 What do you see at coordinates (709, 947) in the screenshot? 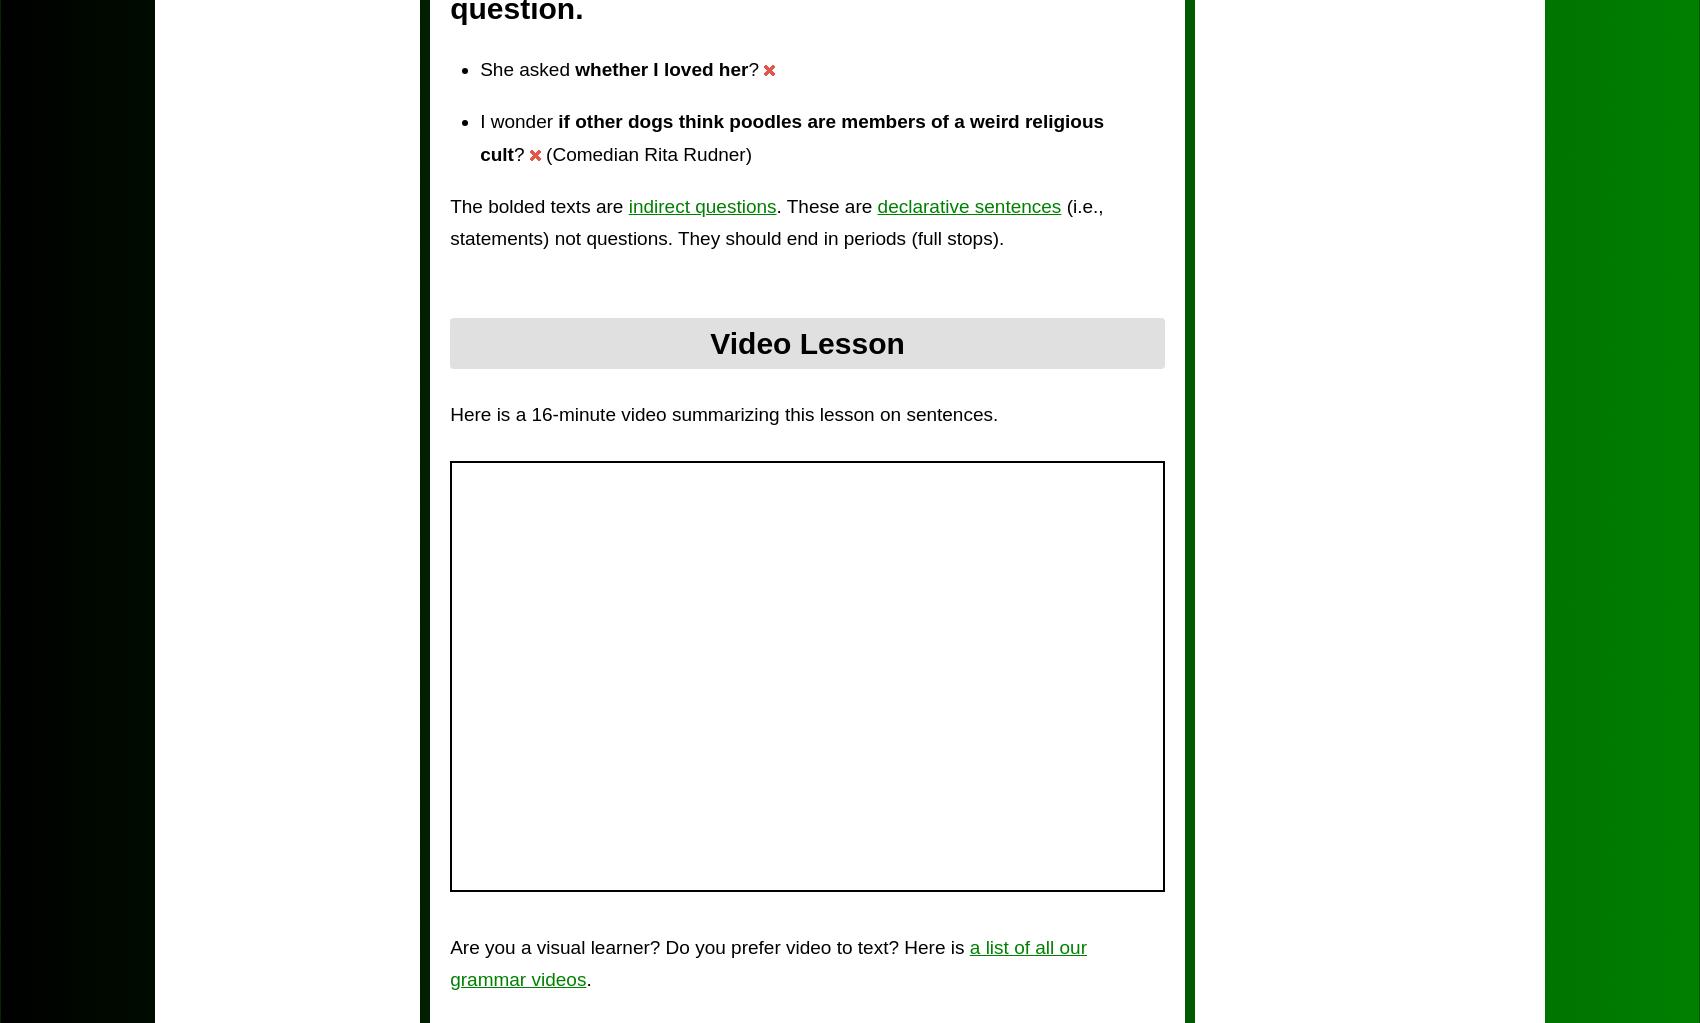
I see `'Are you a visual learner? Do you prefer video to text? Here is'` at bounding box center [709, 947].